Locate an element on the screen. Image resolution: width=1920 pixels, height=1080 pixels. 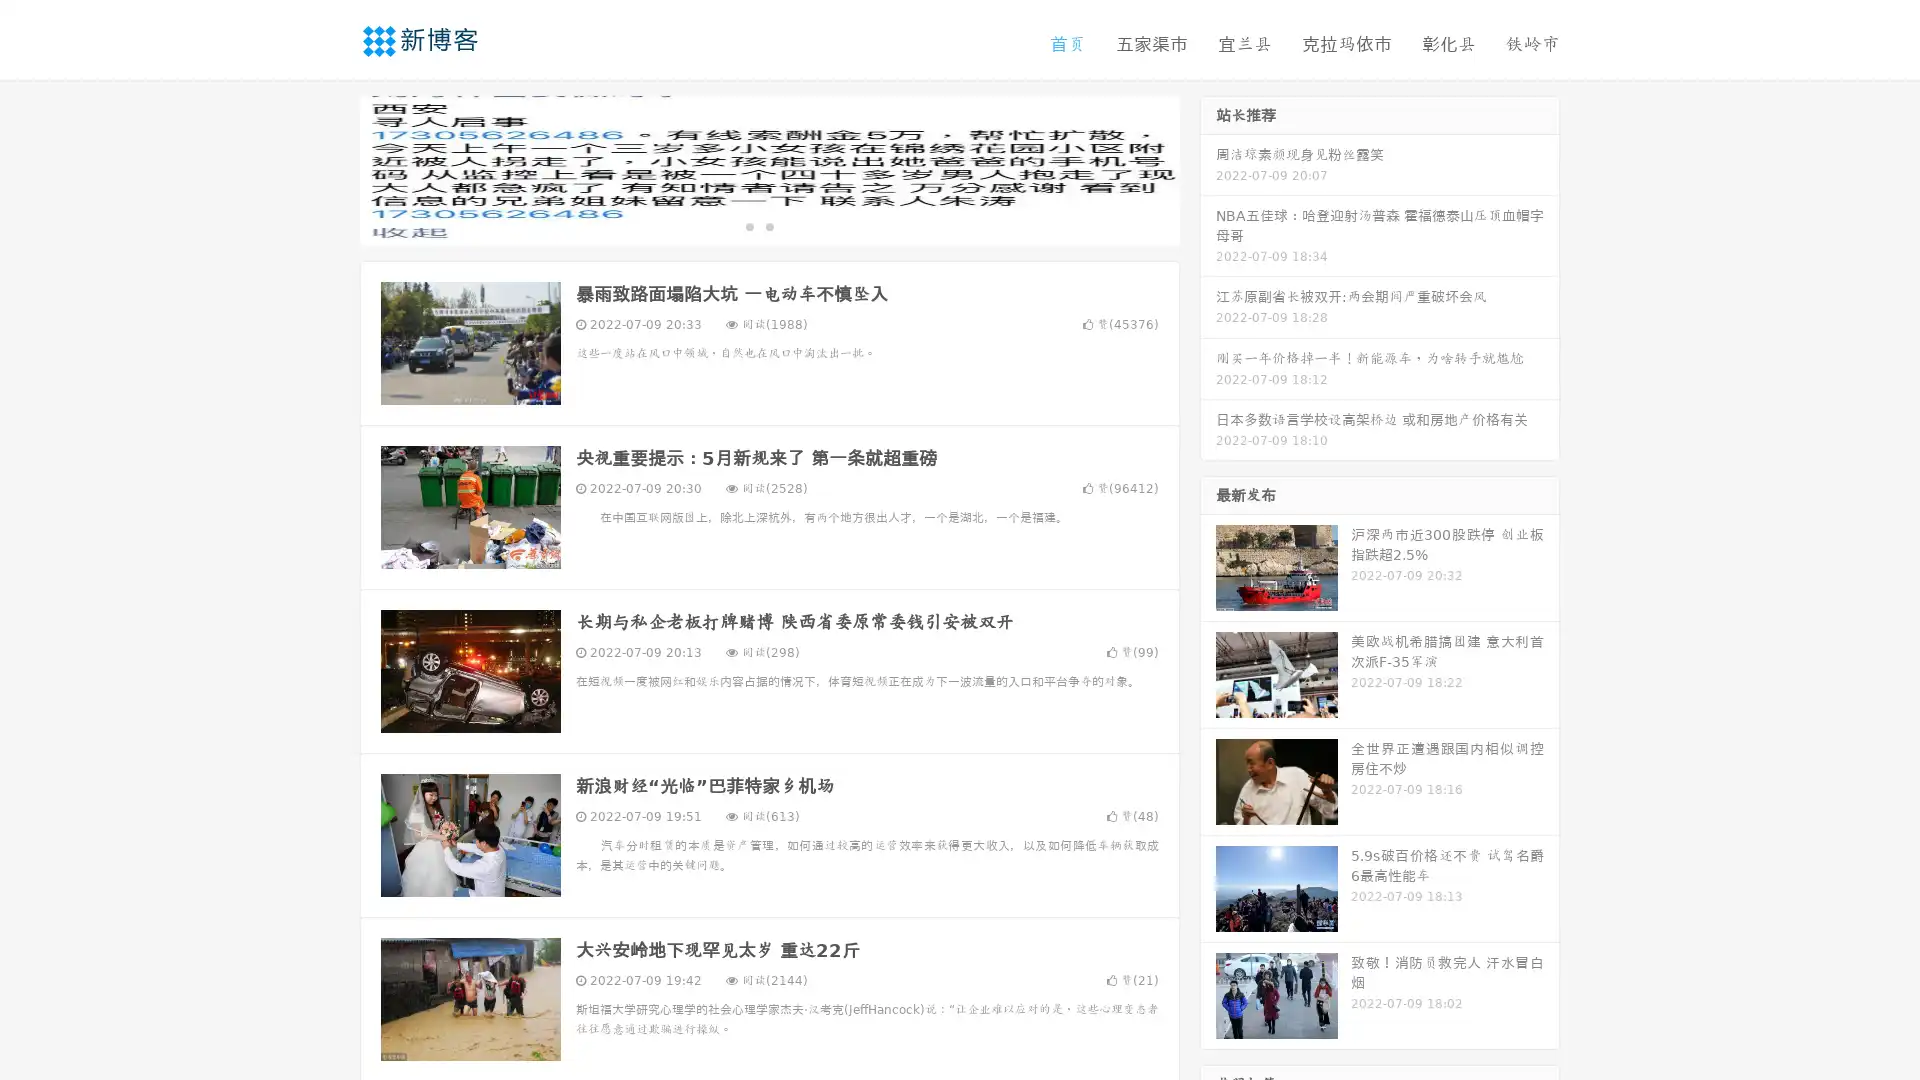
Previous slide is located at coordinates (330, 168).